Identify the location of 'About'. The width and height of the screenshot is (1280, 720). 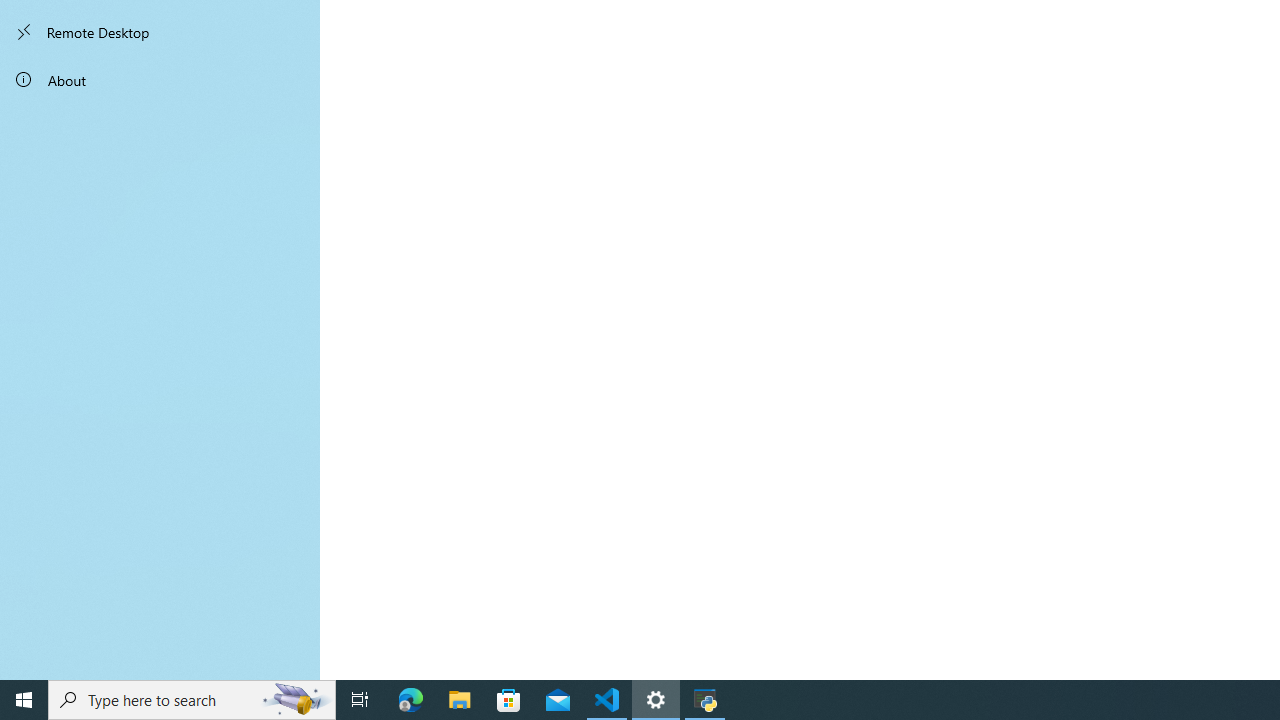
(160, 78).